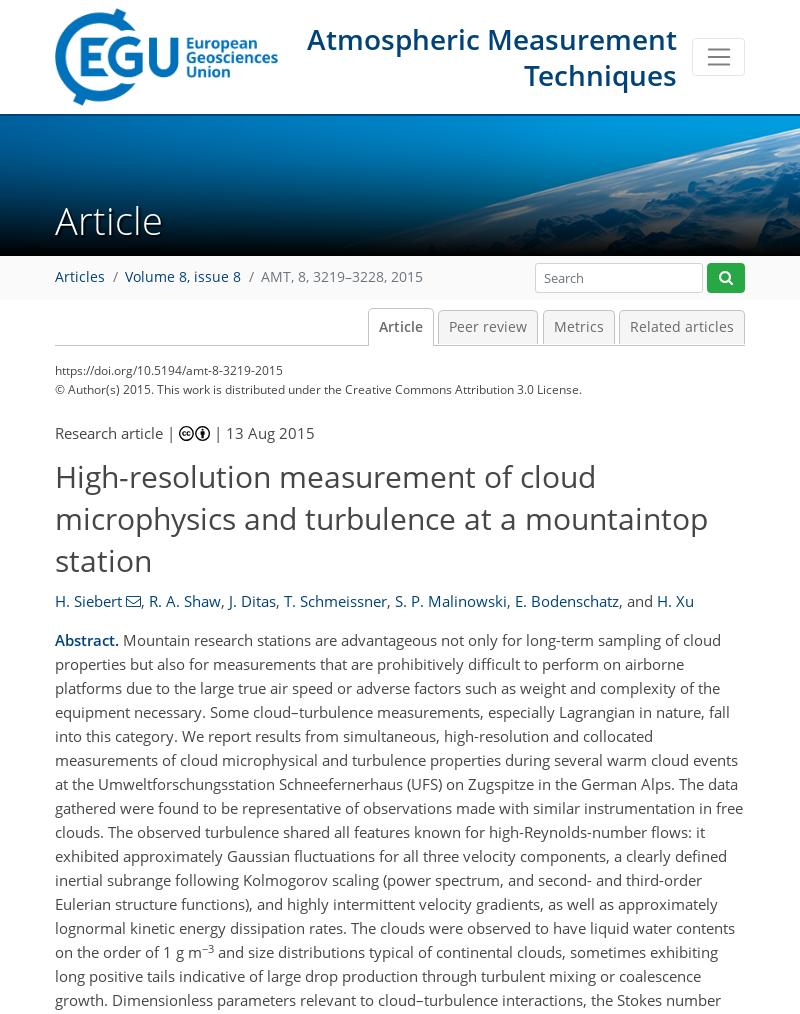 The height and width of the screenshot is (1014, 800). What do you see at coordinates (167, 369) in the screenshot?
I see `'https://doi.org/10.5194/amt-8-3219-2015'` at bounding box center [167, 369].